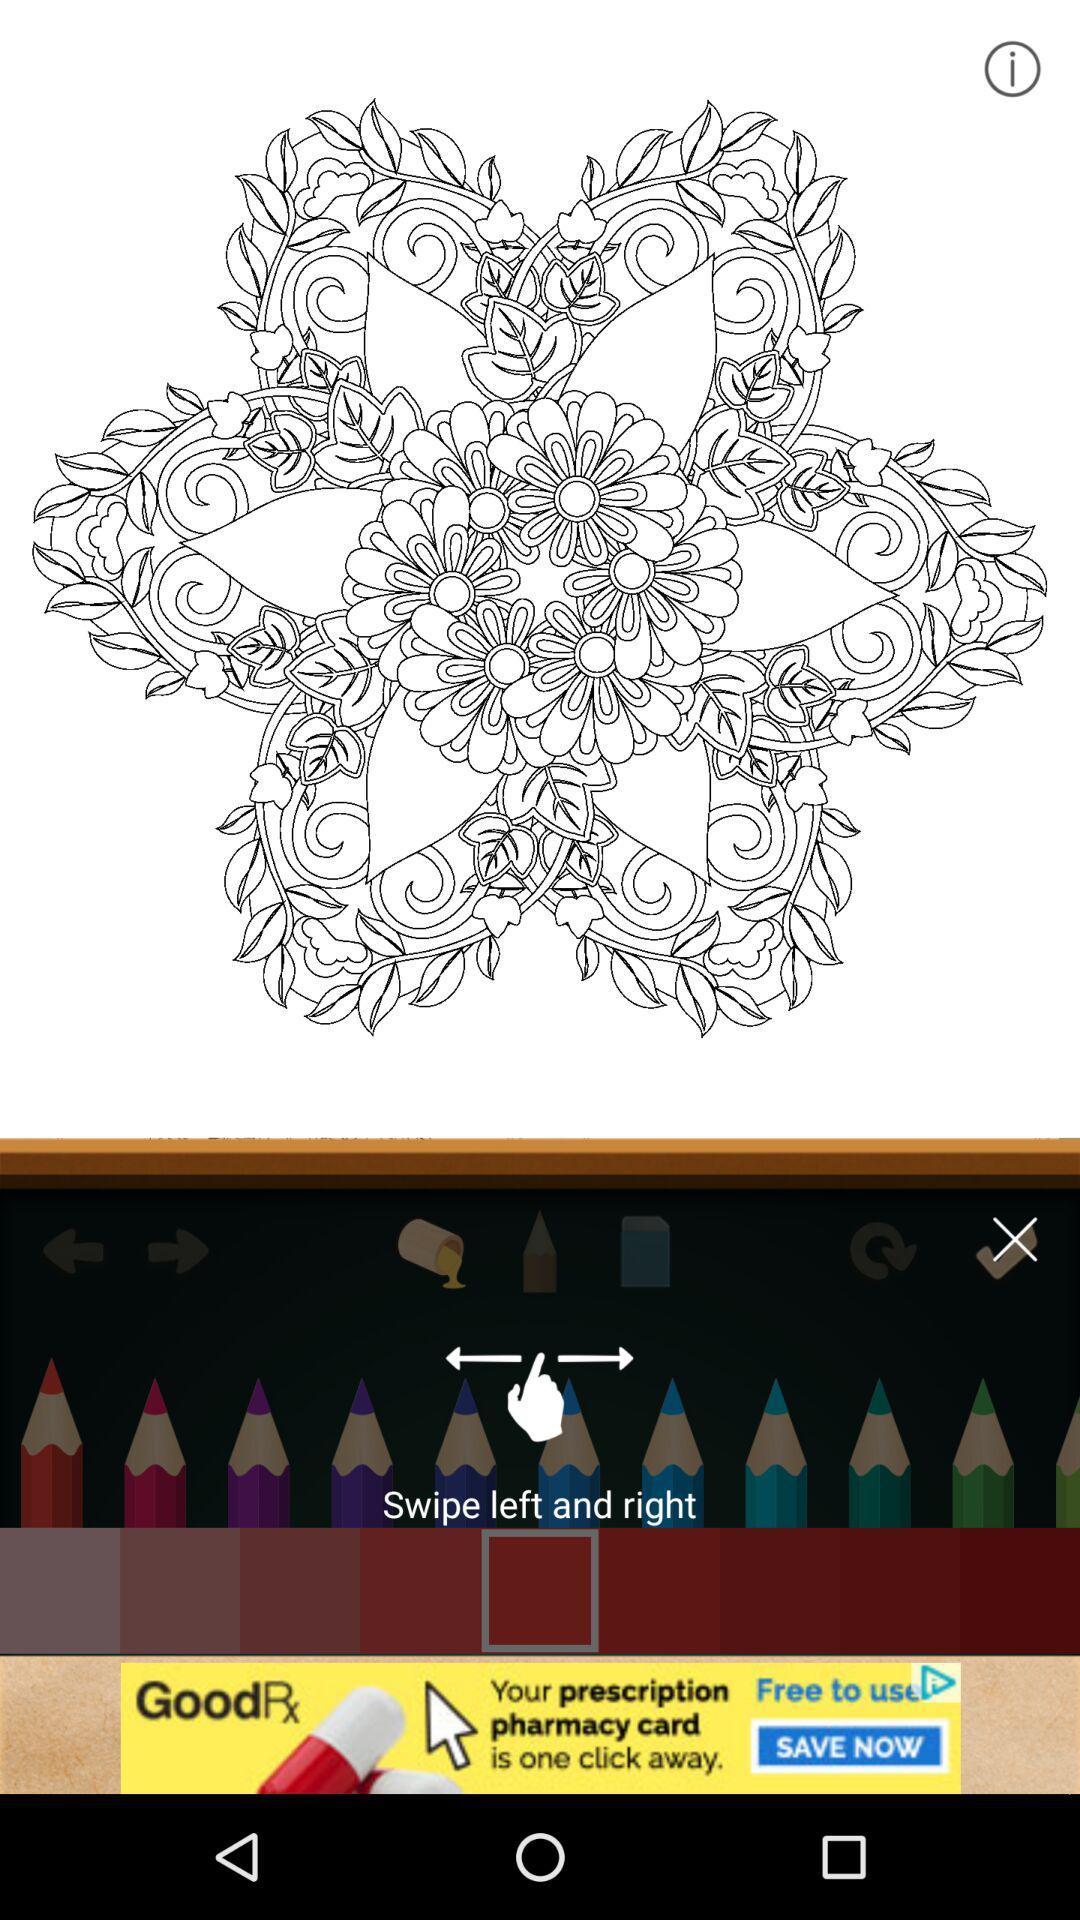 Image resolution: width=1080 pixels, height=1920 pixels. Describe the element at coordinates (72, 1250) in the screenshot. I see `the arrow_backward icon` at that location.